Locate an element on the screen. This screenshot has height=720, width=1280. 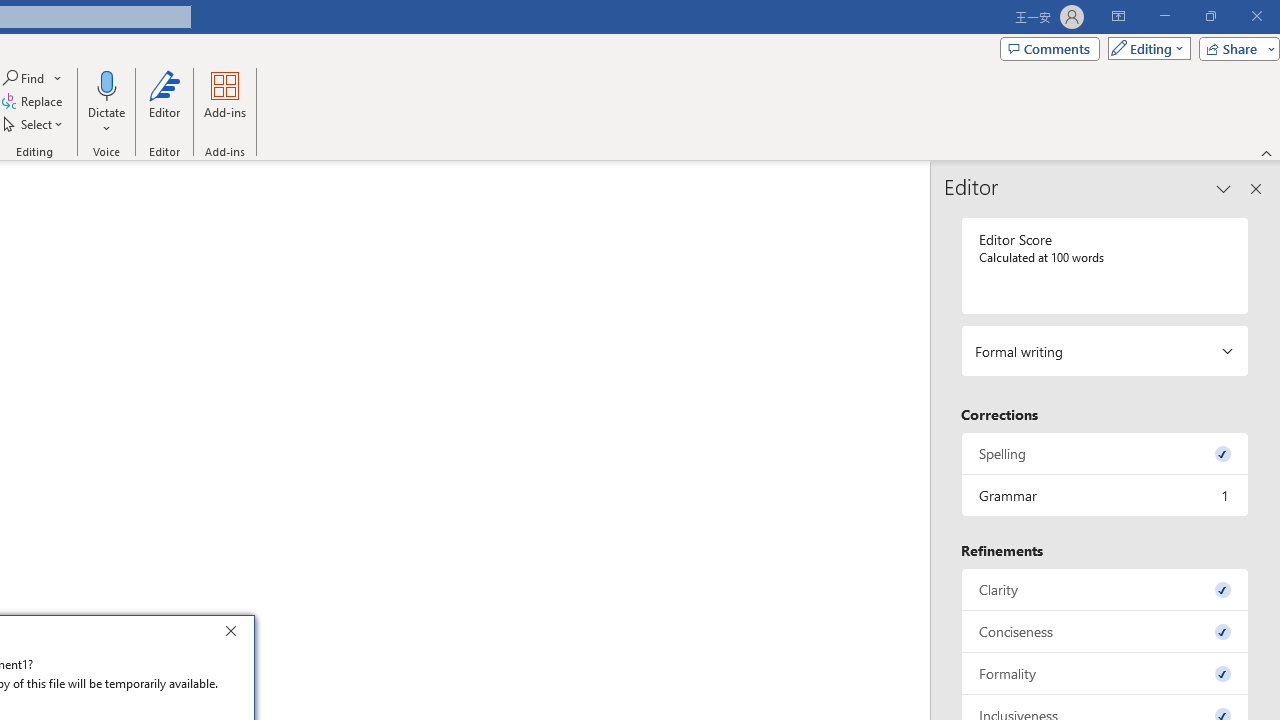
'Dictate' is located at coordinates (105, 103).